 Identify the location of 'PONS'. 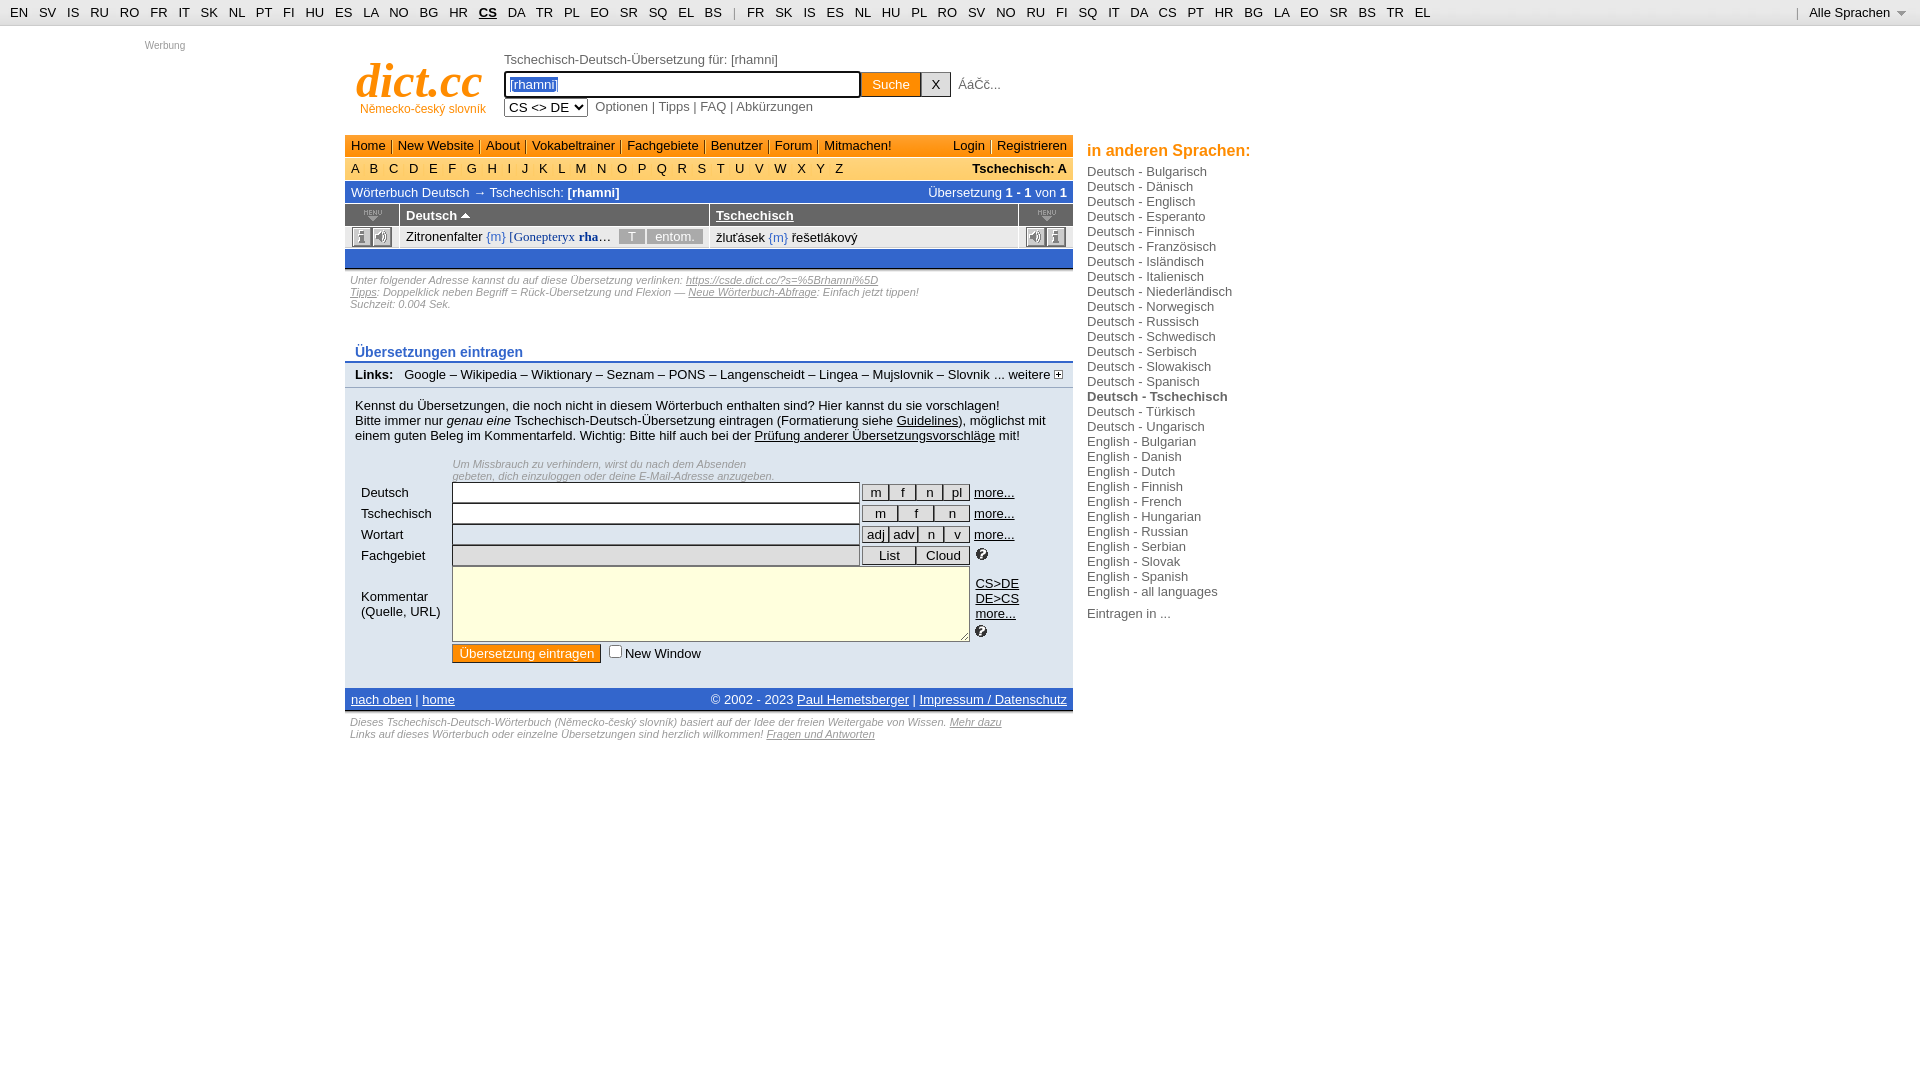
(687, 374).